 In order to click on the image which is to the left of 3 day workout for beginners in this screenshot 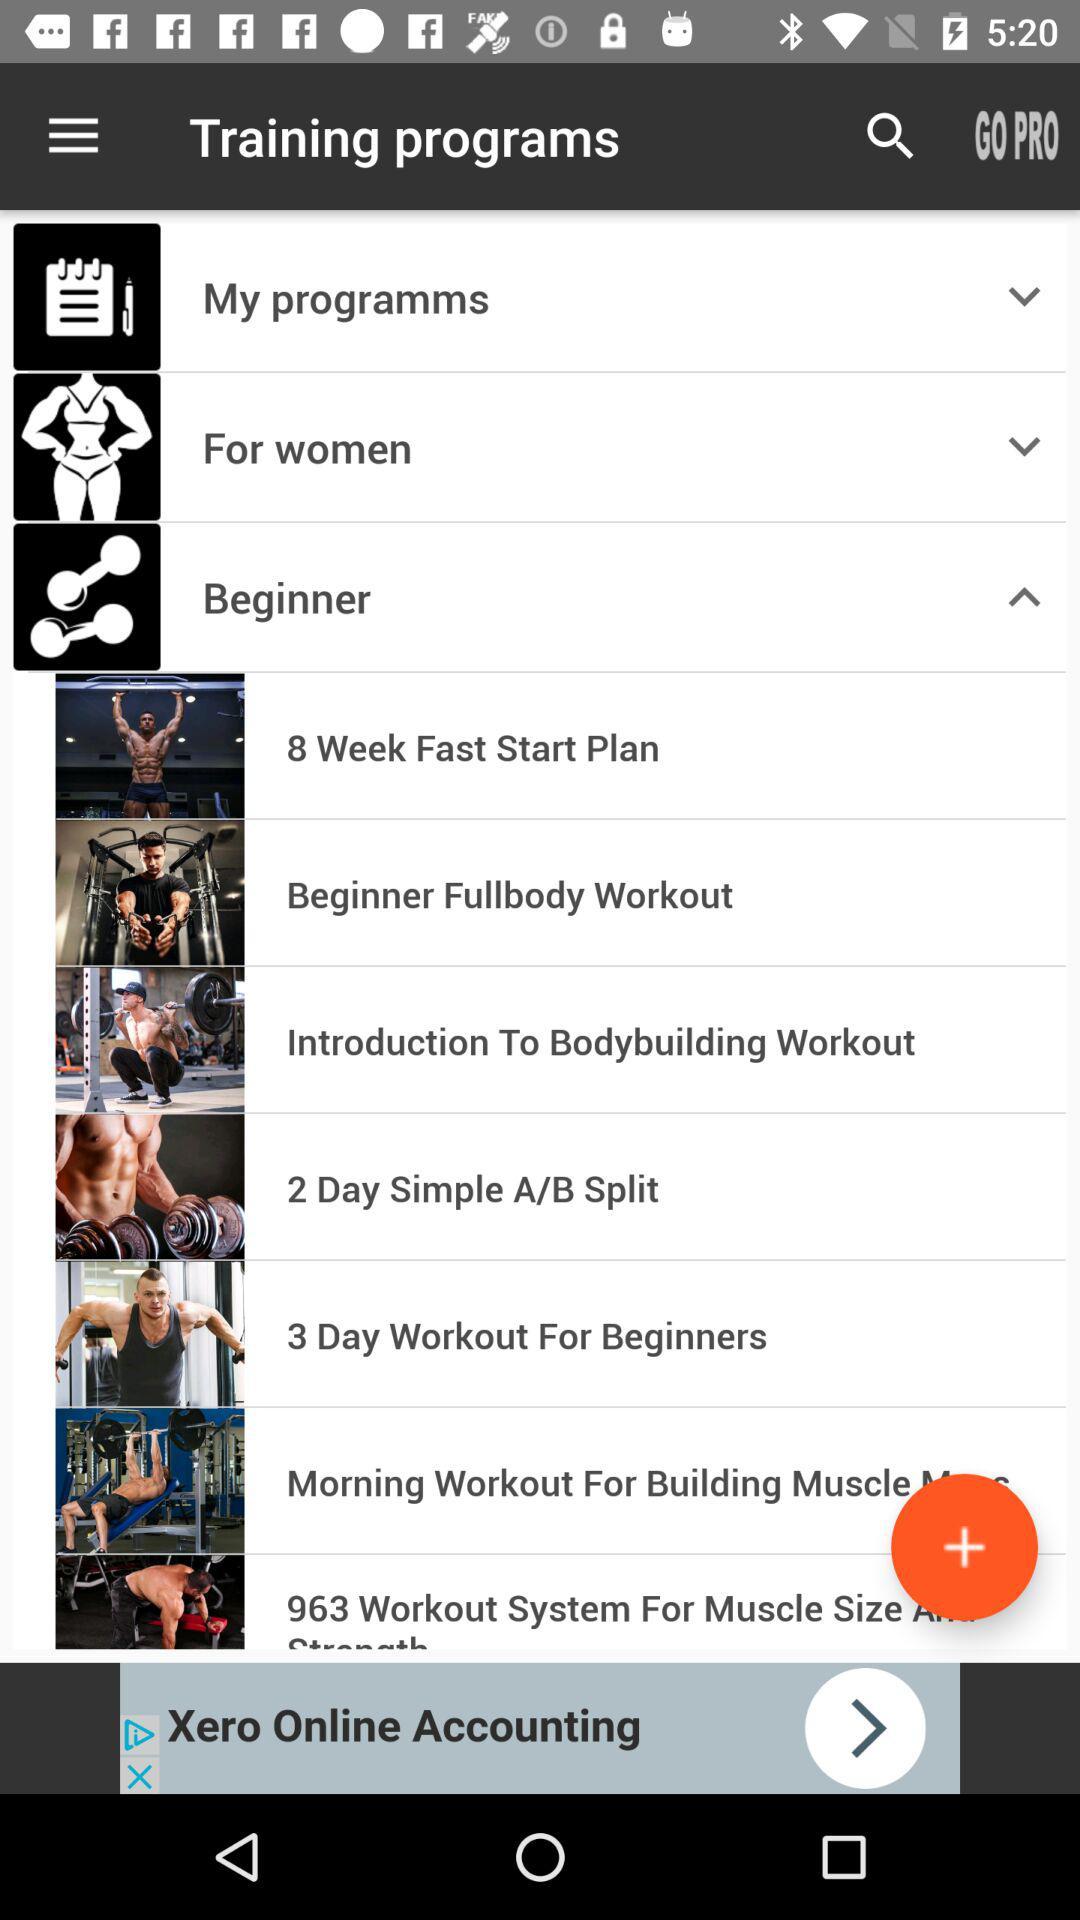, I will do `click(149, 1335)`.